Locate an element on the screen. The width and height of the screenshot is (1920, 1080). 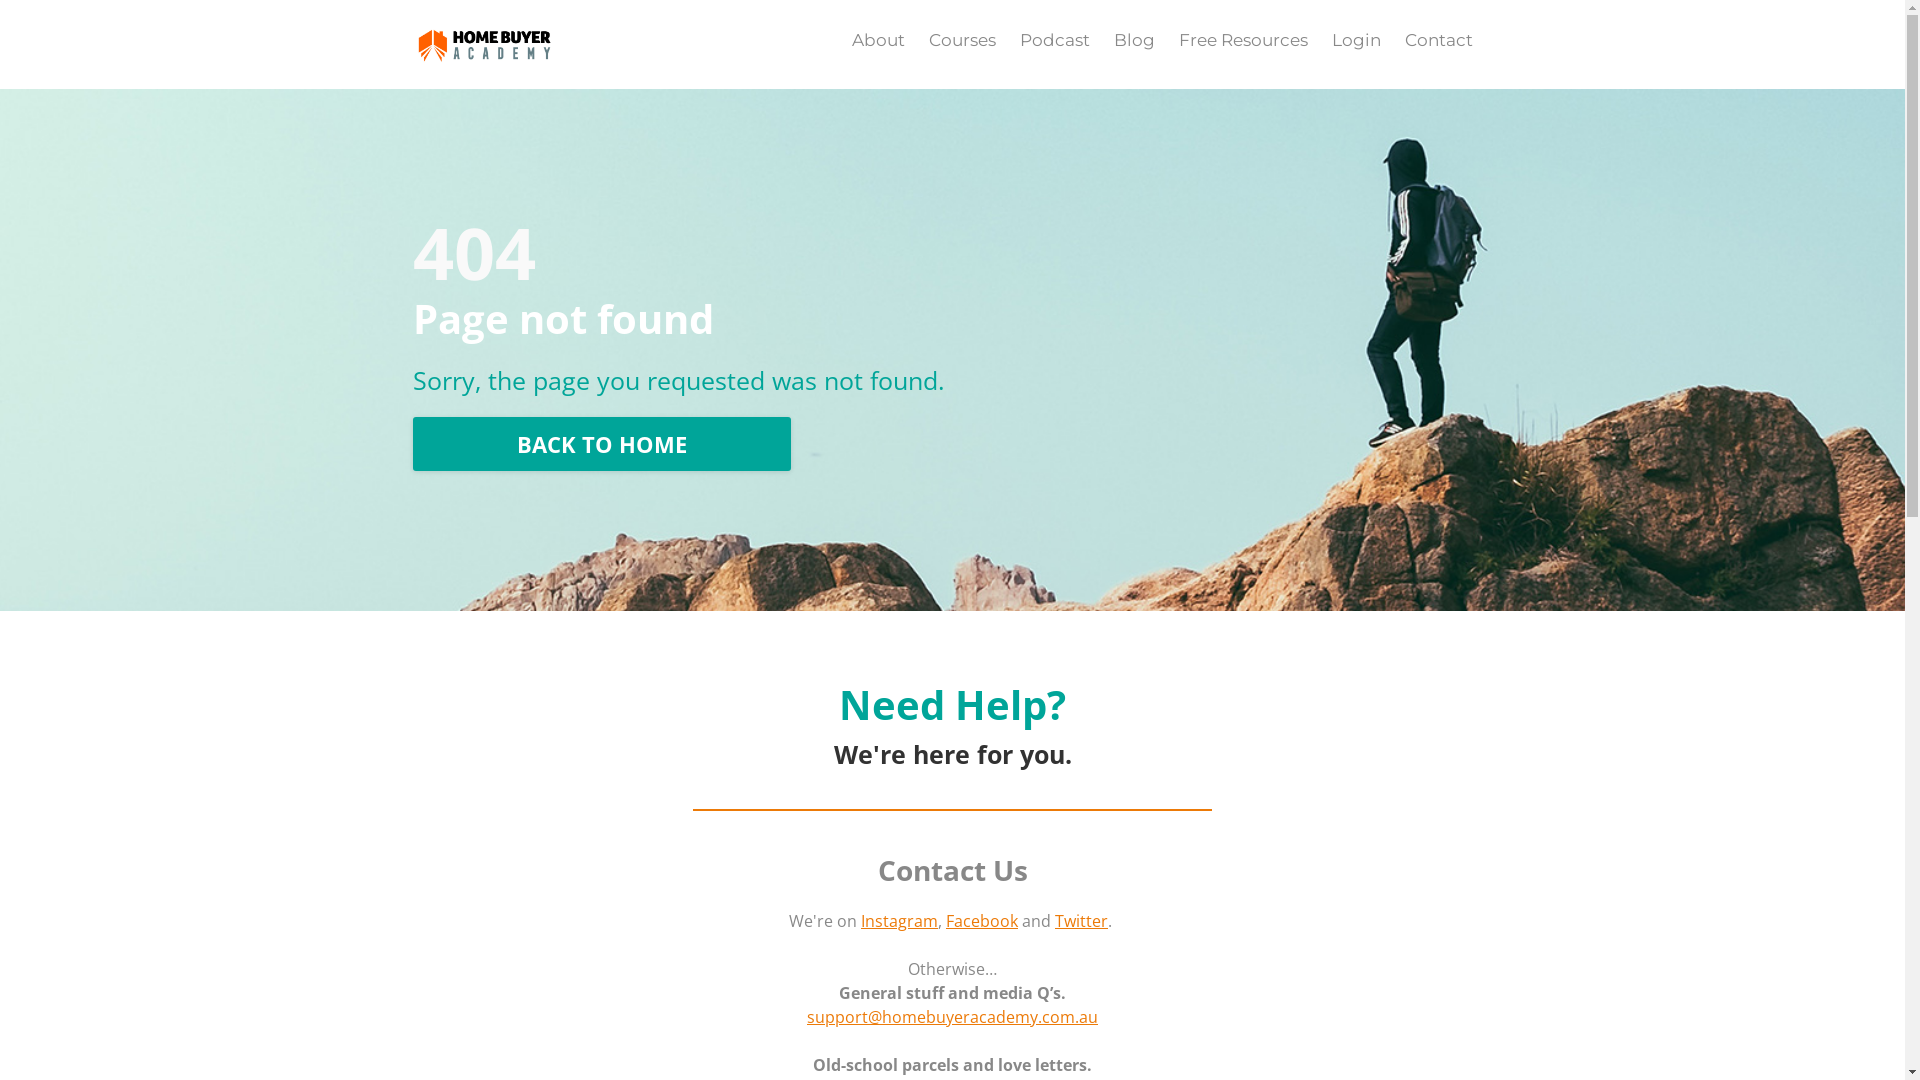
'About' is located at coordinates (878, 39).